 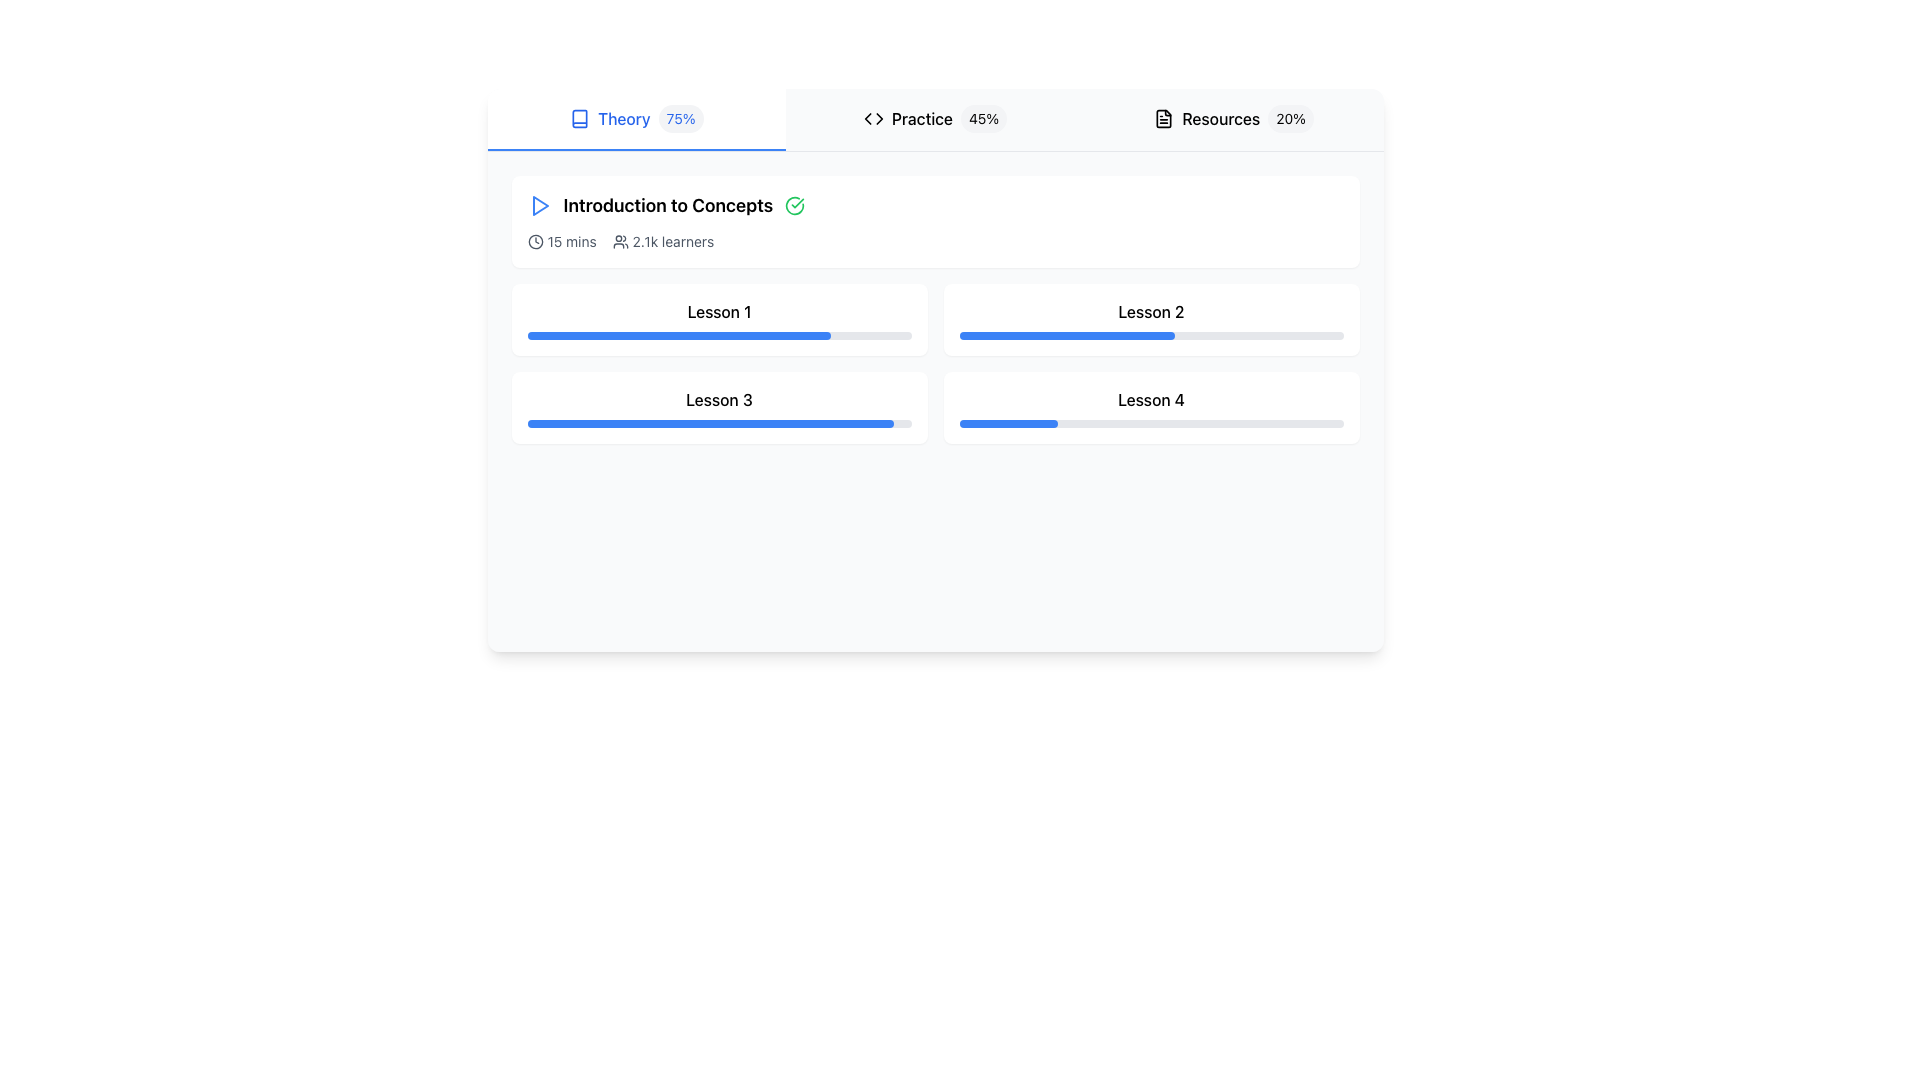 I want to click on the text label that displays 'Lesson 4', which is styled with medium weight font and located in the bottom-right corner of a grid of lessons, so click(x=1151, y=400).